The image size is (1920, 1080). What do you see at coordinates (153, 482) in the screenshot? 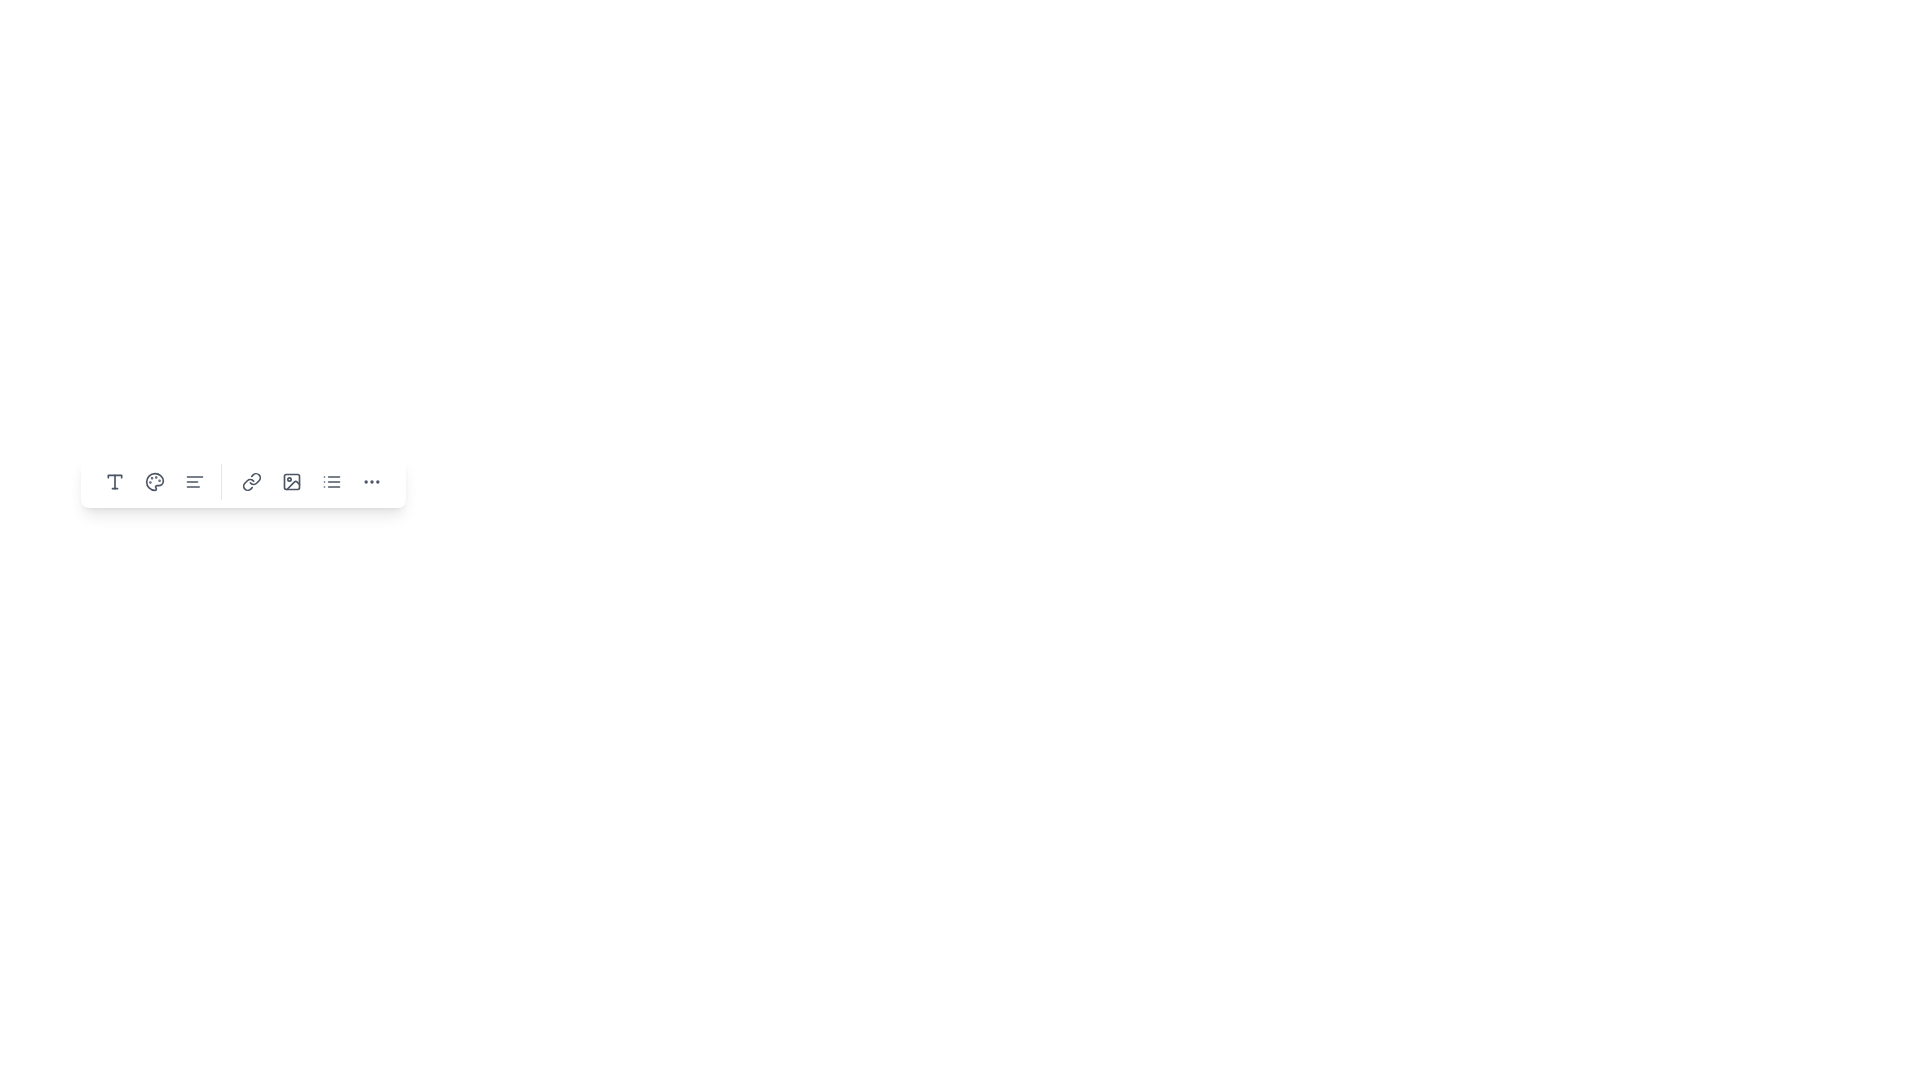
I see `the color or styling button located in the middle of the horizontal toolbar, which is the second button after a T-shaped text-related icon` at bounding box center [153, 482].